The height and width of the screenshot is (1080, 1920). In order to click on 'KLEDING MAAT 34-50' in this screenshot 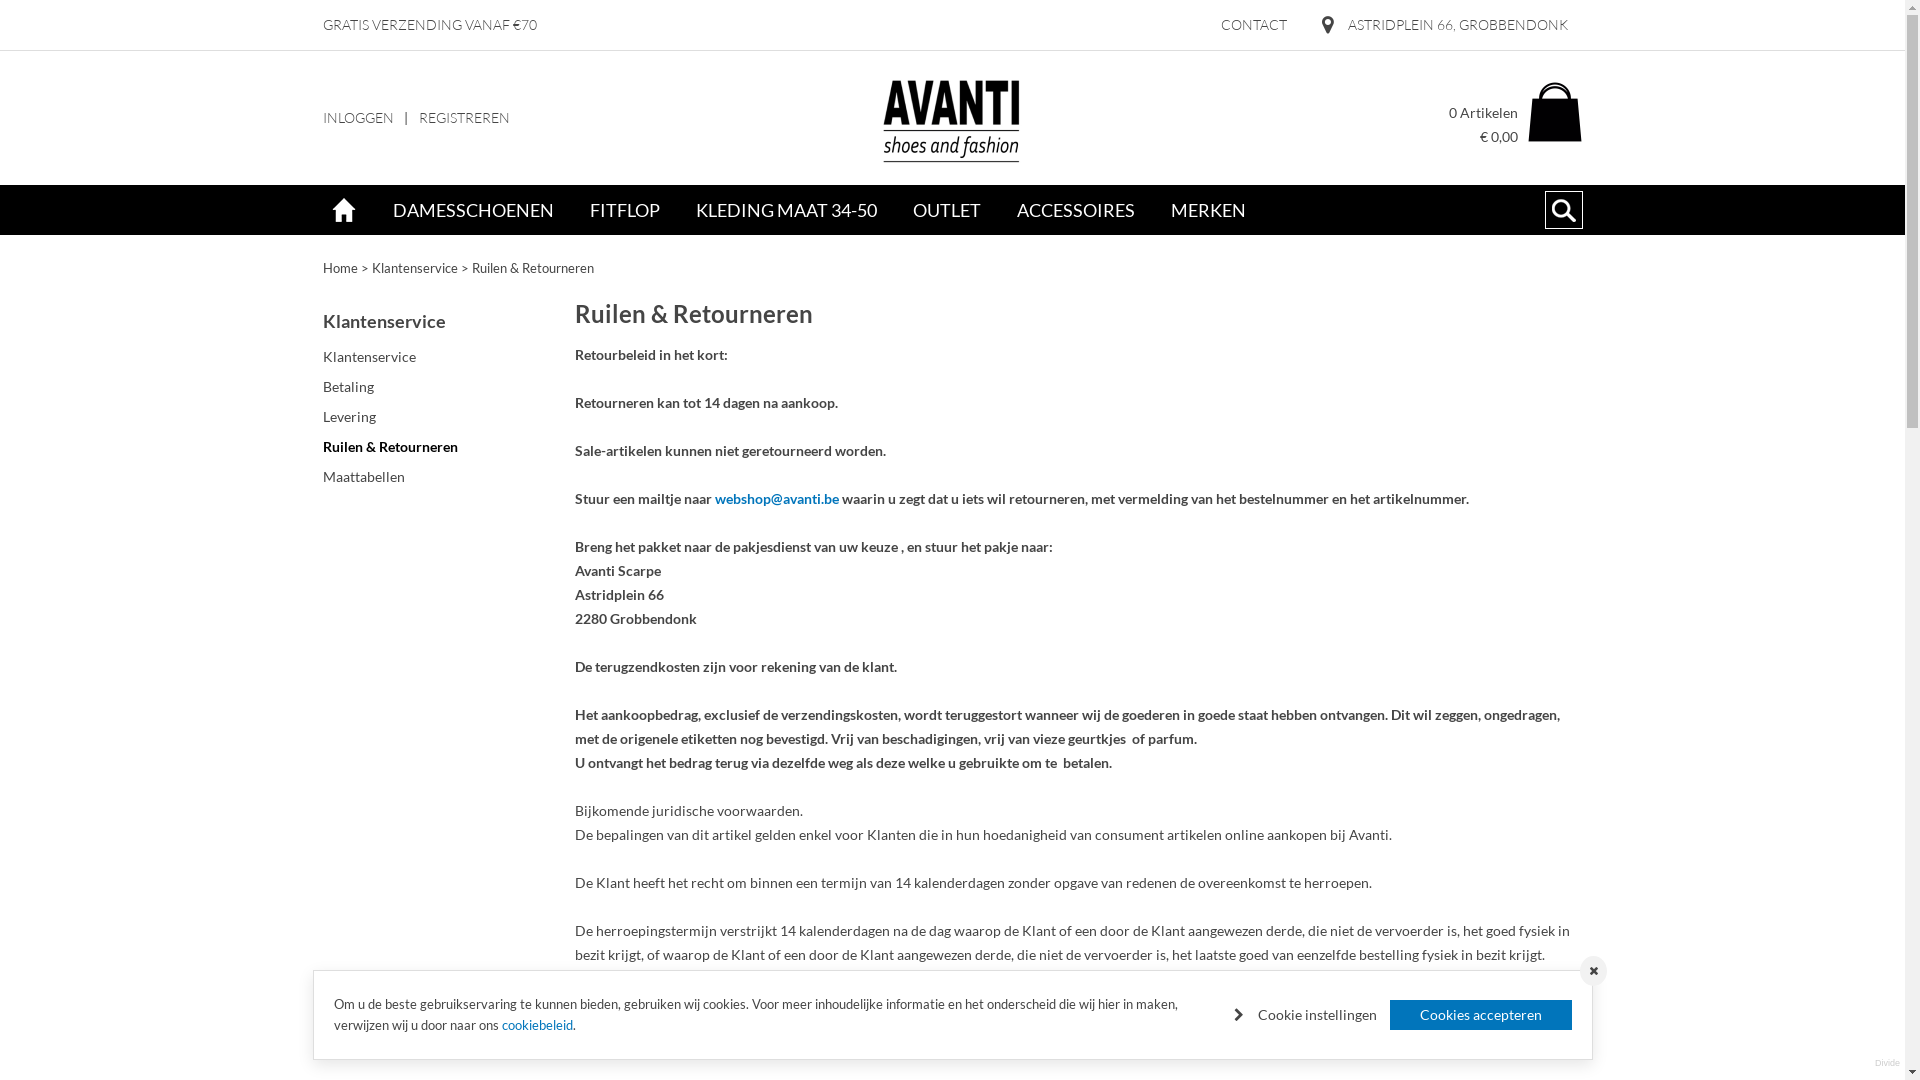, I will do `click(677, 210)`.